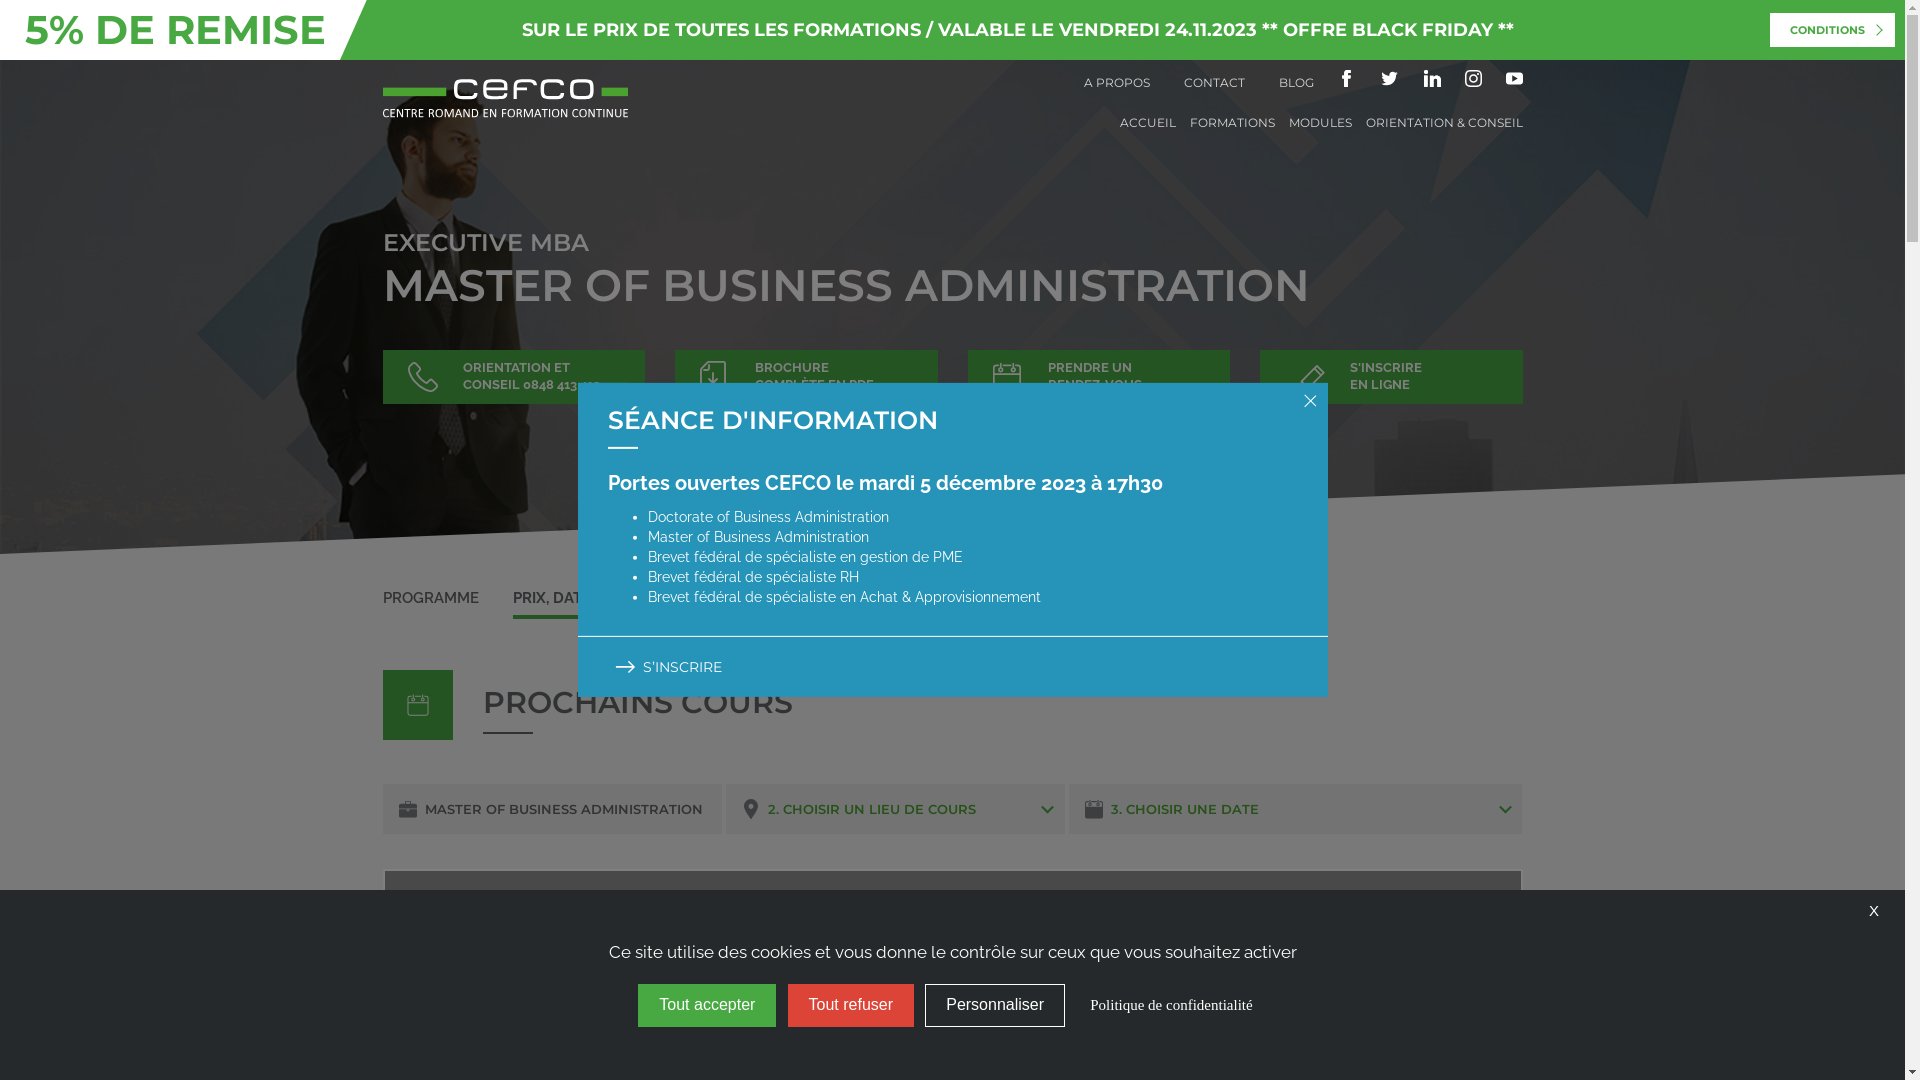 The image size is (1920, 1080). Describe the element at coordinates (1190, 122) in the screenshot. I see `'FORMATIONS'` at that location.